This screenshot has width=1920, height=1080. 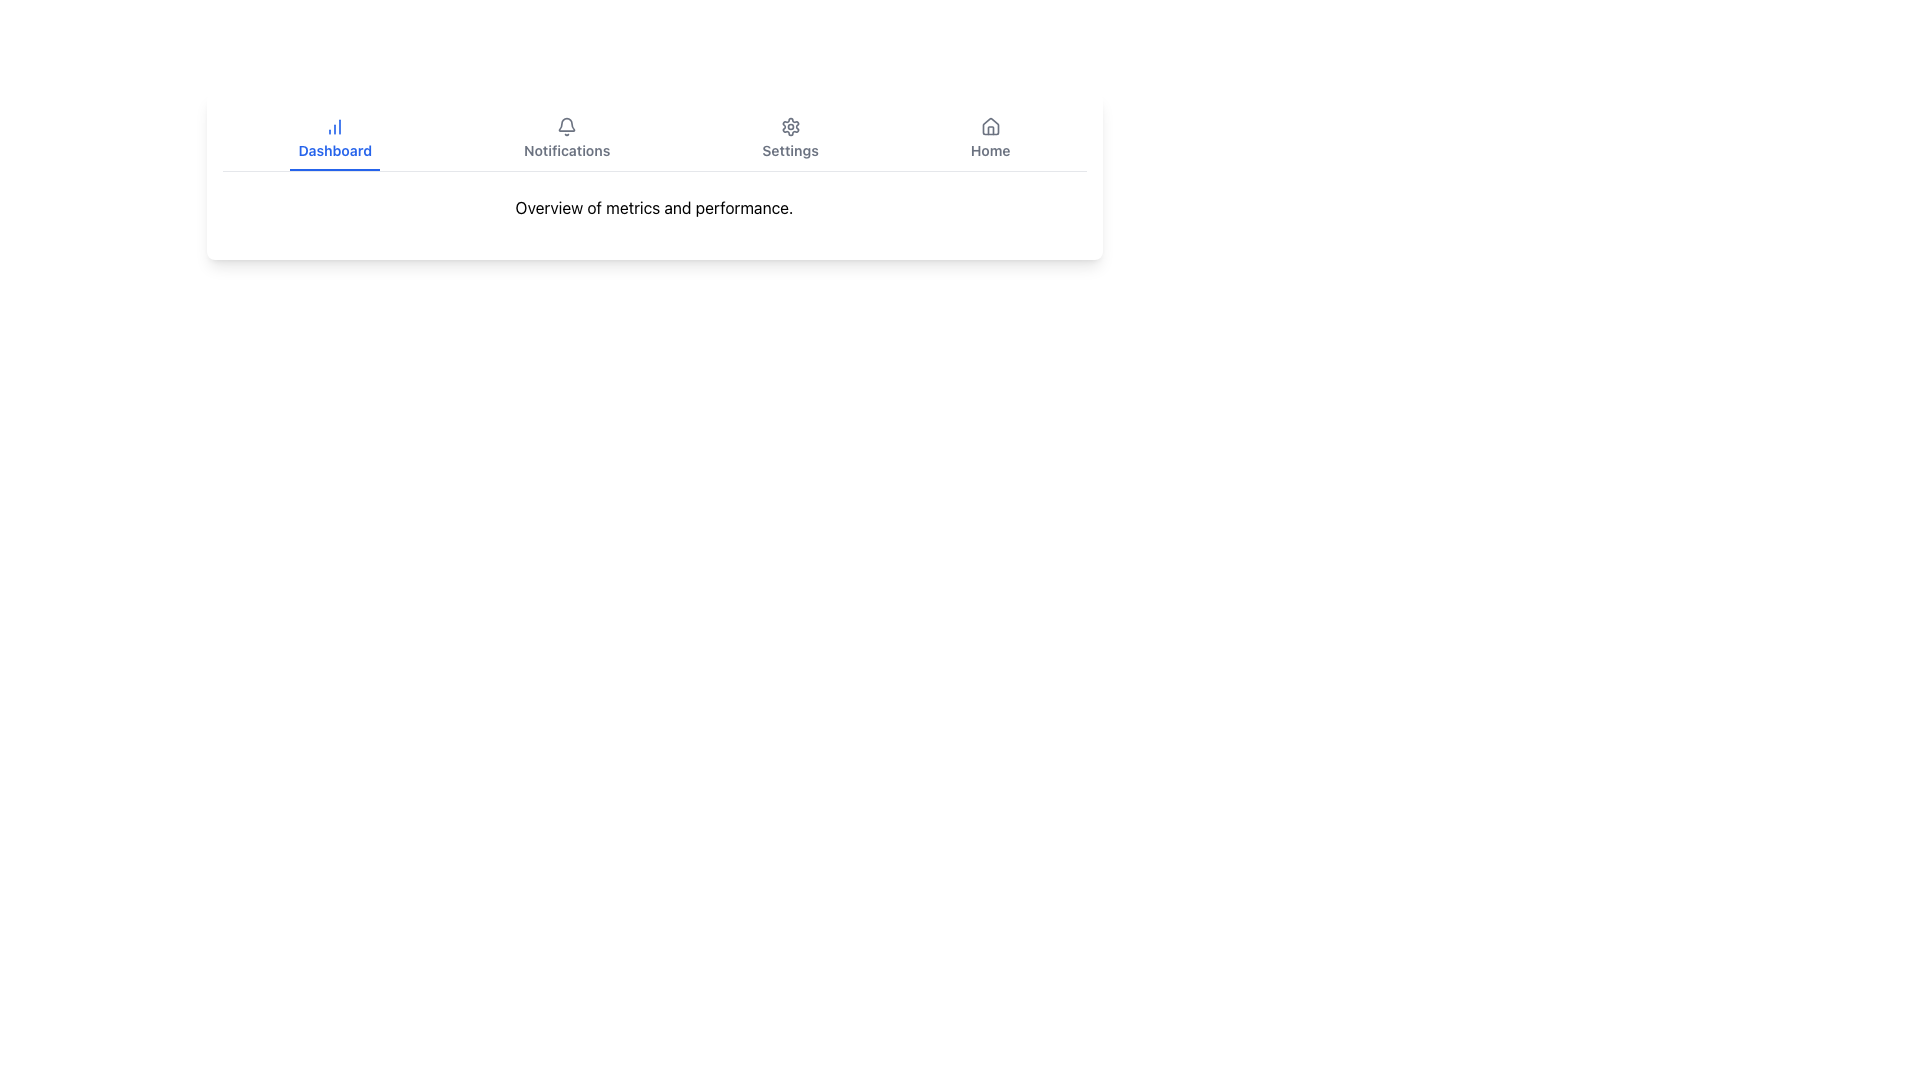 What do you see at coordinates (789, 127) in the screenshot?
I see `the gear icon representing the Settings section in the horizontal navigation bar, located between the Notifications and Home items` at bounding box center [789, 127].